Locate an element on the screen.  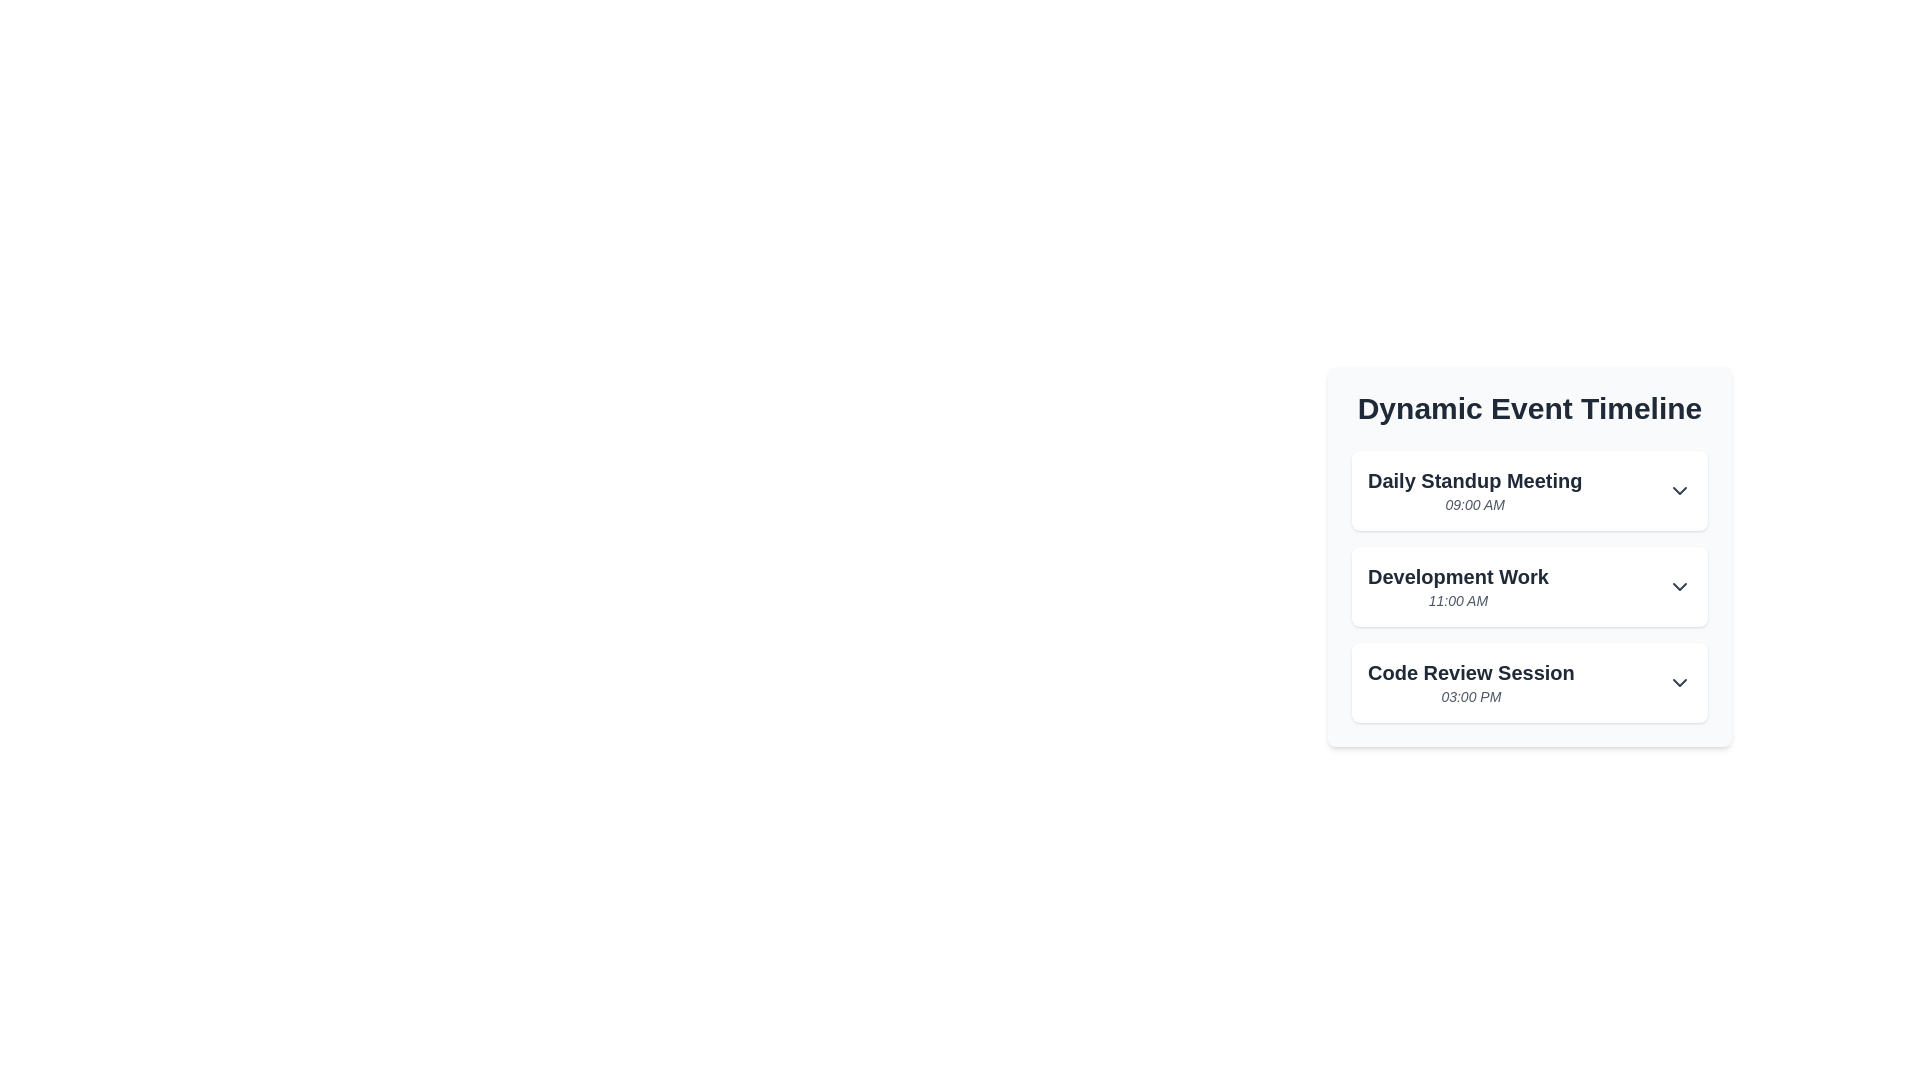
the static text block representing the scheduled event titled 'Development Work' at '11:00 AM', which is the second listed event in the 'Dynamic Event Timeline' section is located at coordinates (1458, 585).